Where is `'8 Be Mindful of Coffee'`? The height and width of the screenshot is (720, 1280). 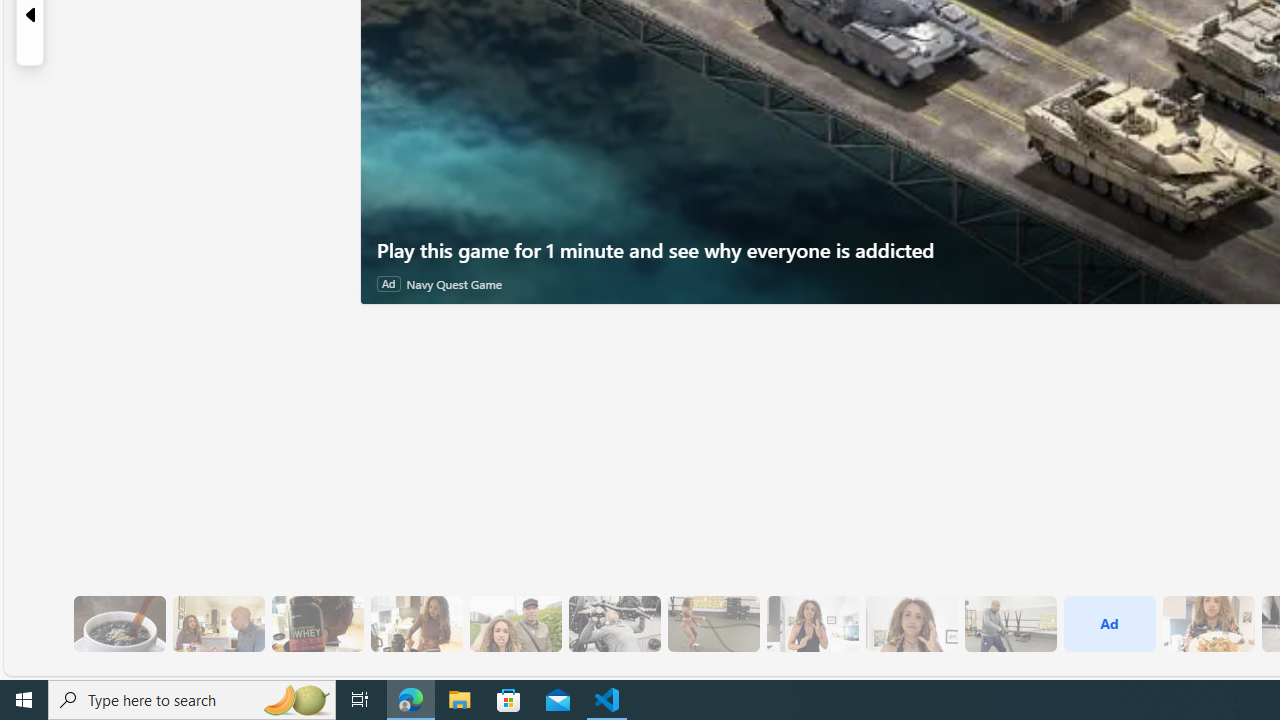
'8 Be Mindful of Coffee' is located at coordinates (118, 623).